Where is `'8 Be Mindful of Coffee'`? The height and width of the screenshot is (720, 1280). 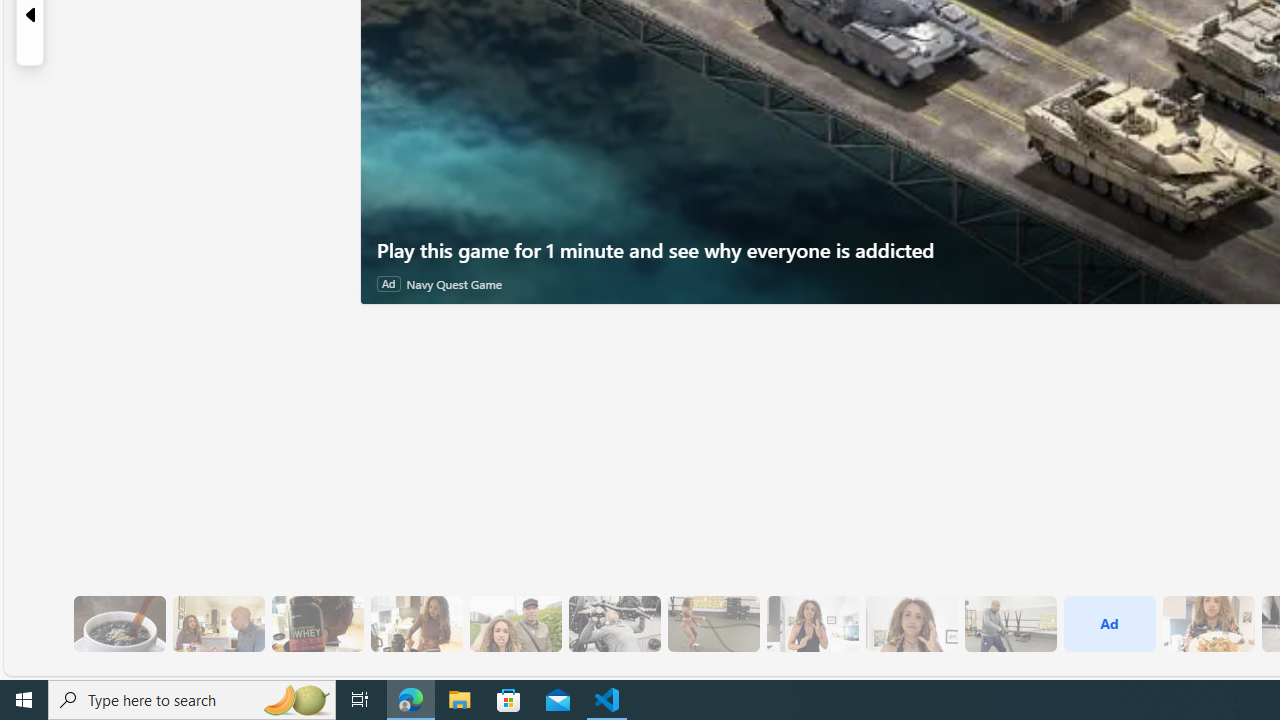
'8 Be Mindful of Coffee' is located at coordinates (118, 623).